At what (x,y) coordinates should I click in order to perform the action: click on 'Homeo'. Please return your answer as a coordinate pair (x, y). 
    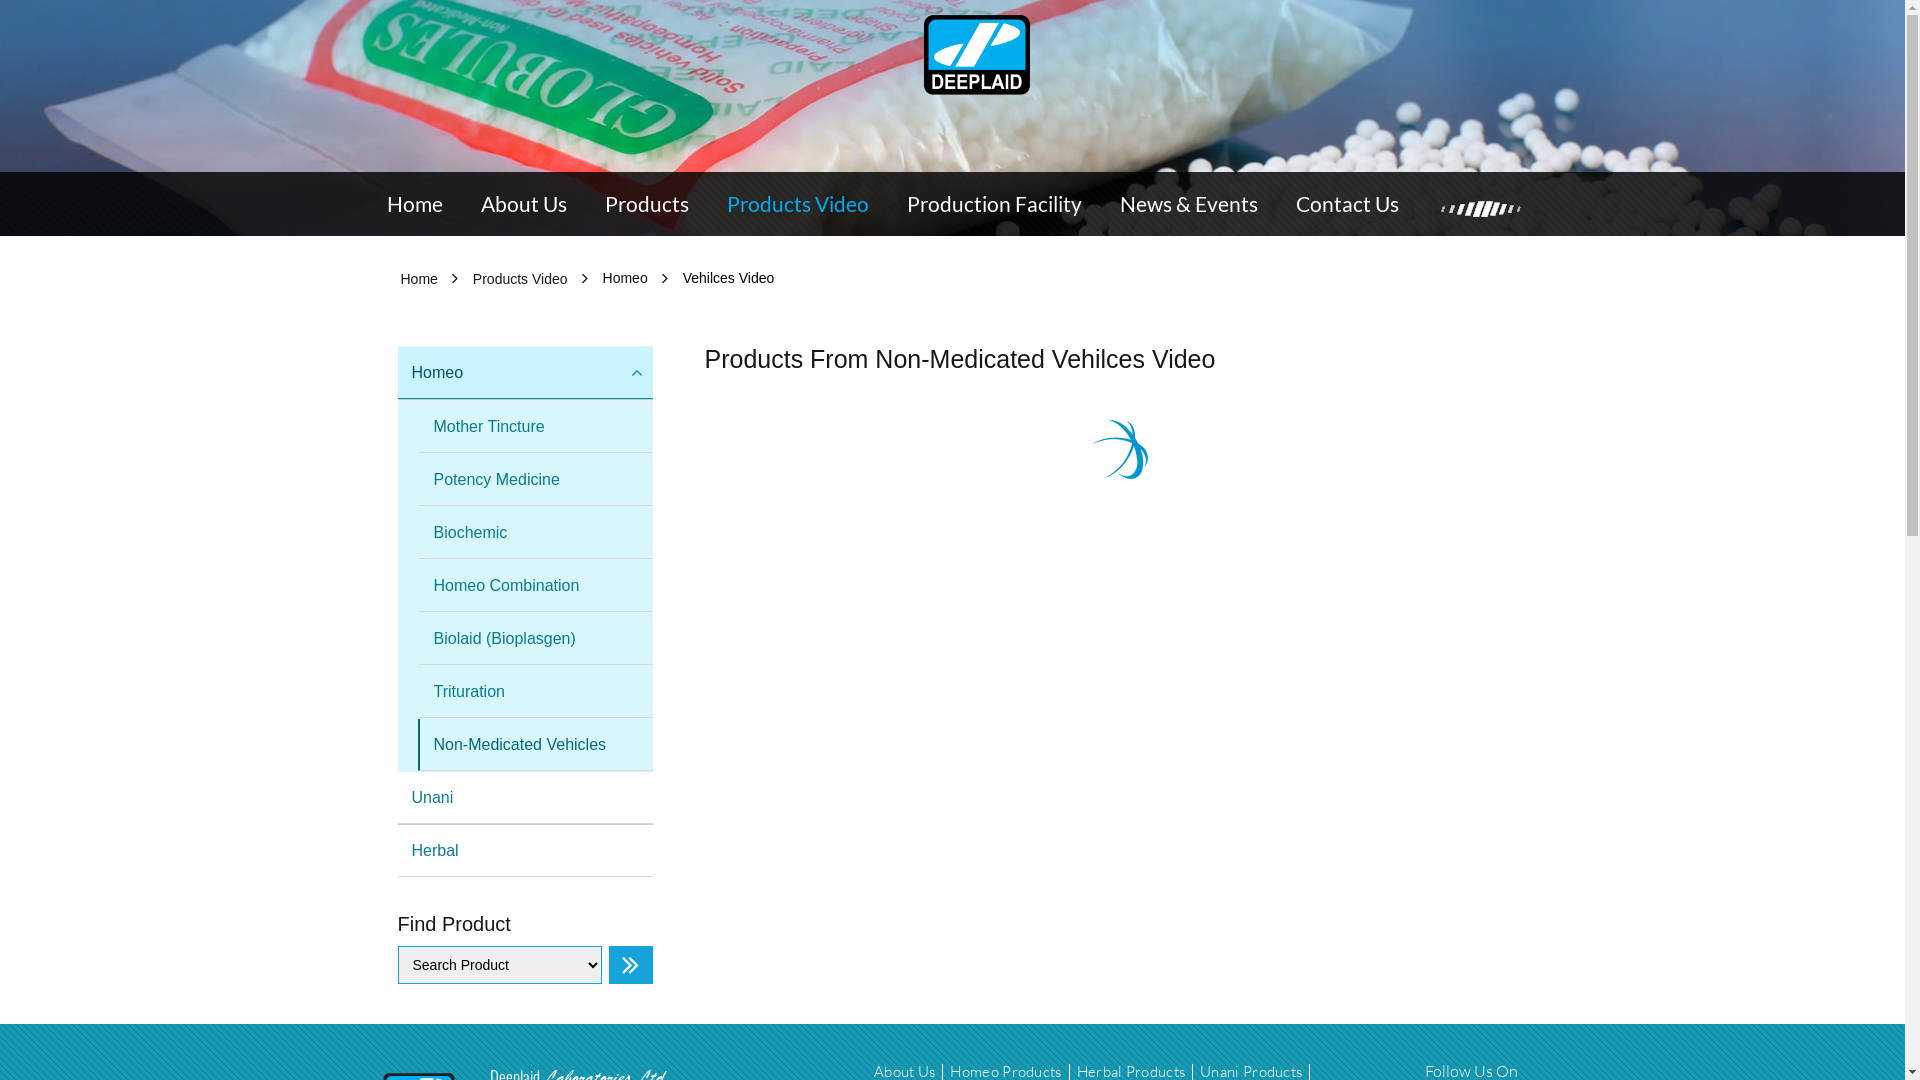
    Looking at the image, I should click on (525, 373).